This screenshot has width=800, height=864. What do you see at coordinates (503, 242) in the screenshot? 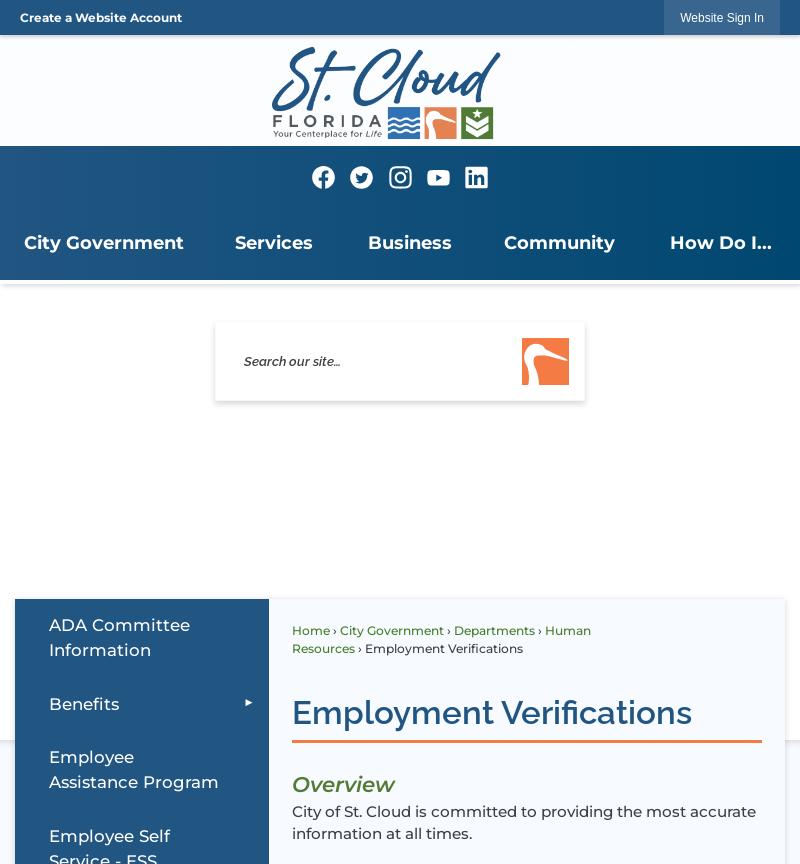
I see `'Community'` at bounding box center [503, 242].